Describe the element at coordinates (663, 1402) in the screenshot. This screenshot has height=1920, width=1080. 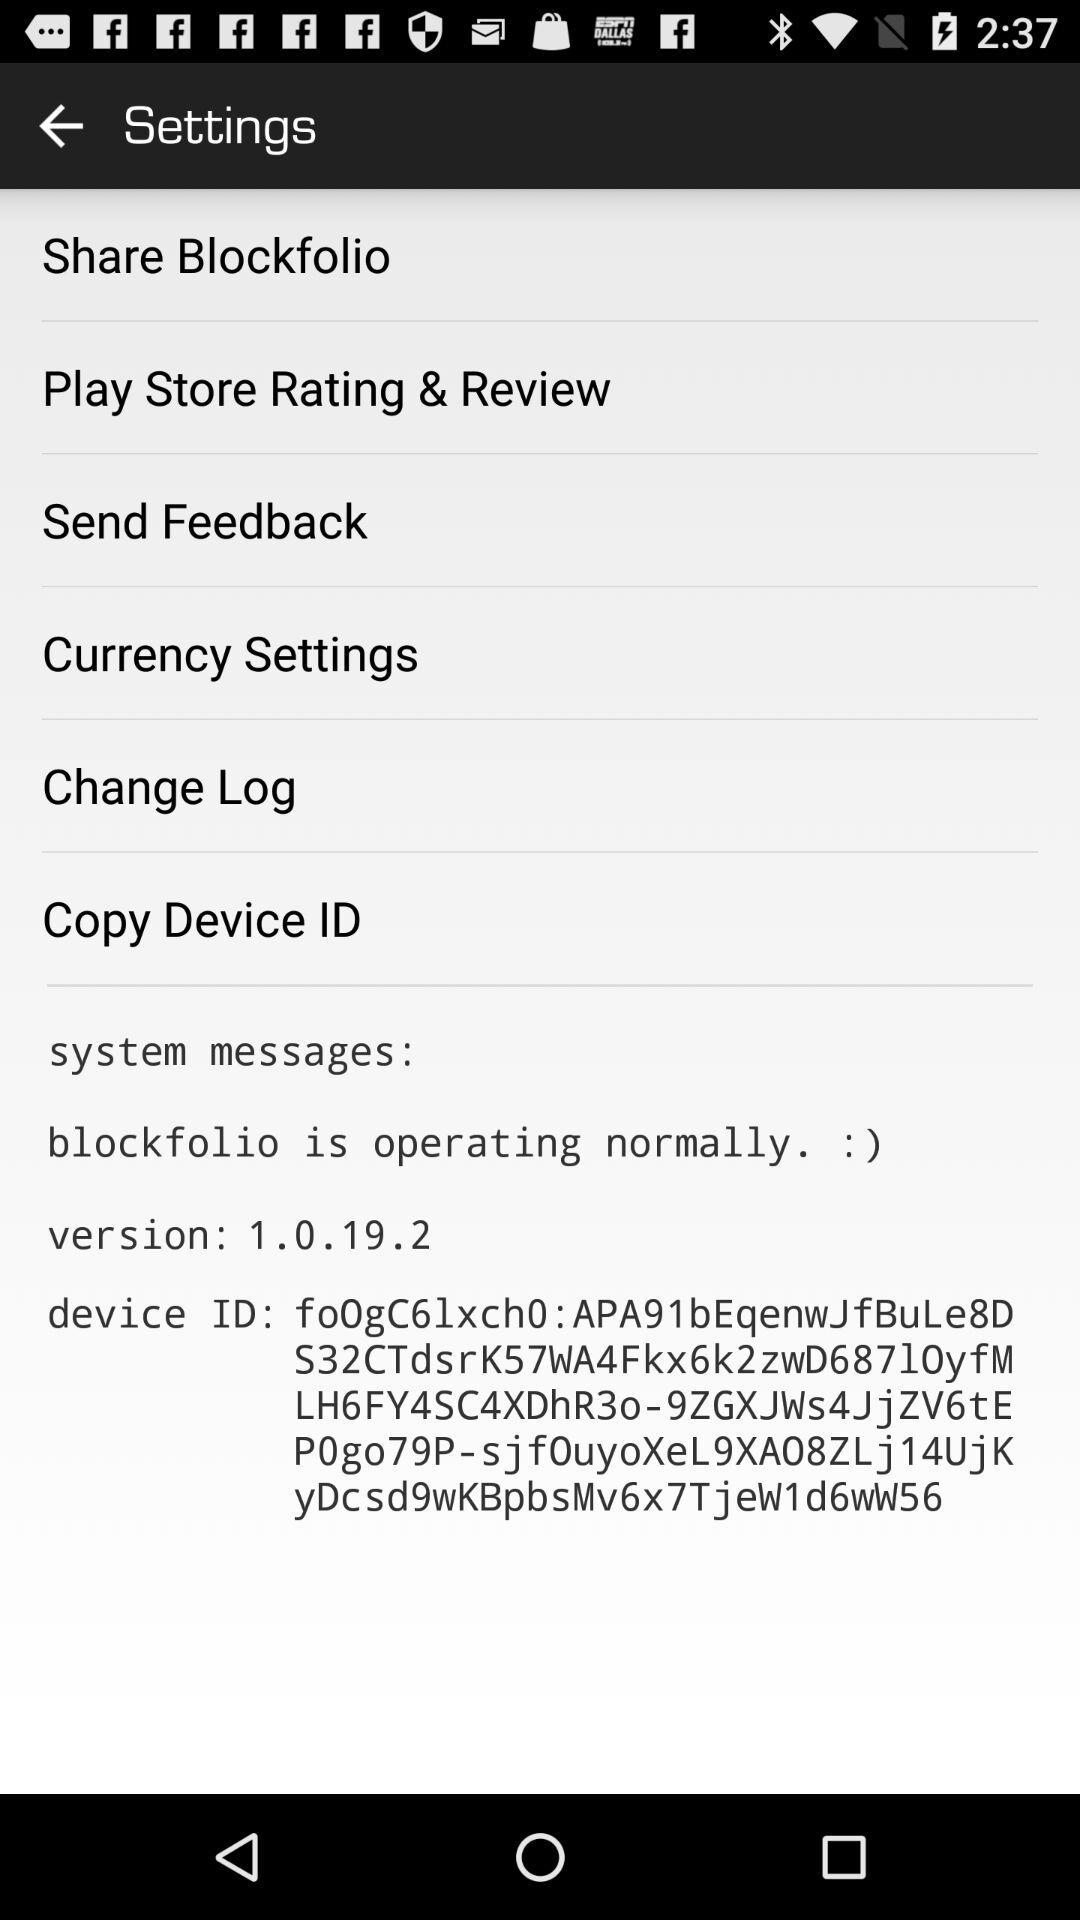
I see `the app at the bottom` at that location.